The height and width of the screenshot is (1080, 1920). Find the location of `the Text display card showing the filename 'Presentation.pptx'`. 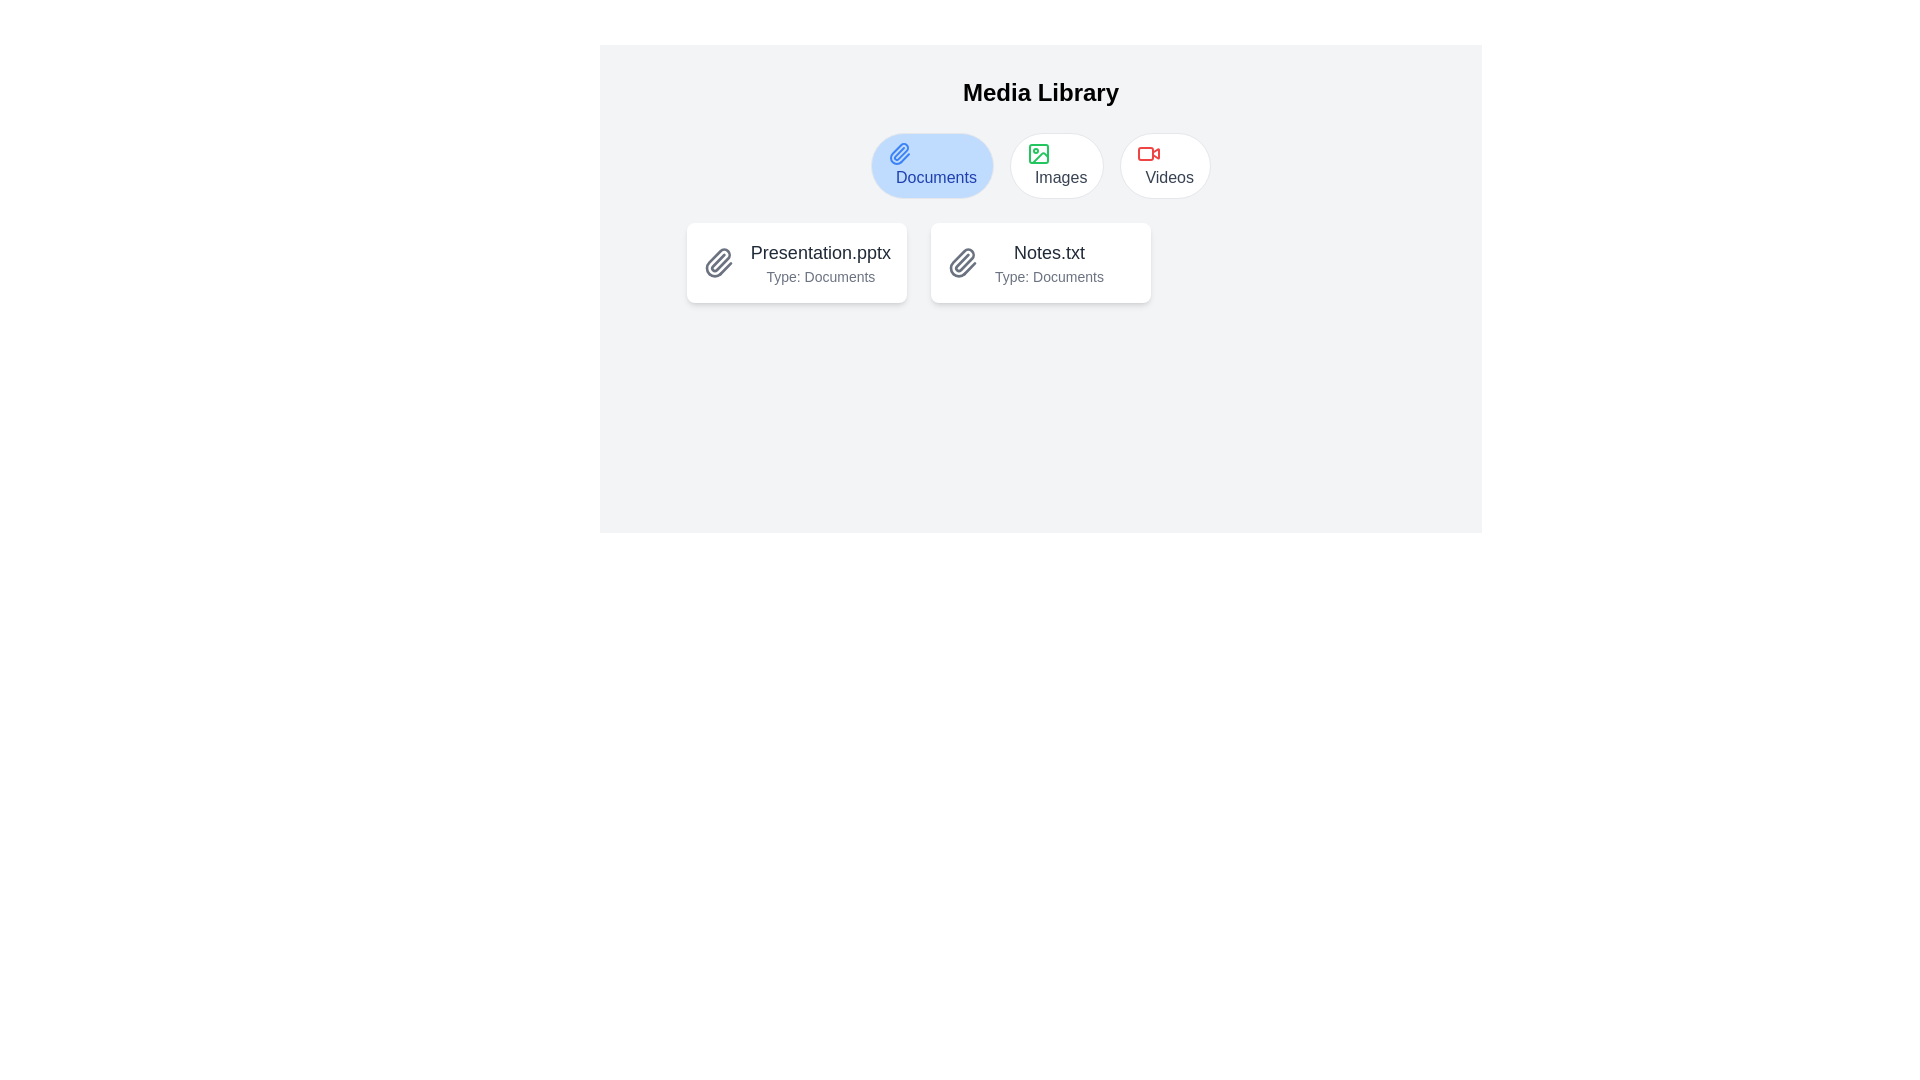

the Text display card showing the filename 'Presentation.pptx' is located at coordinates (820, 261).